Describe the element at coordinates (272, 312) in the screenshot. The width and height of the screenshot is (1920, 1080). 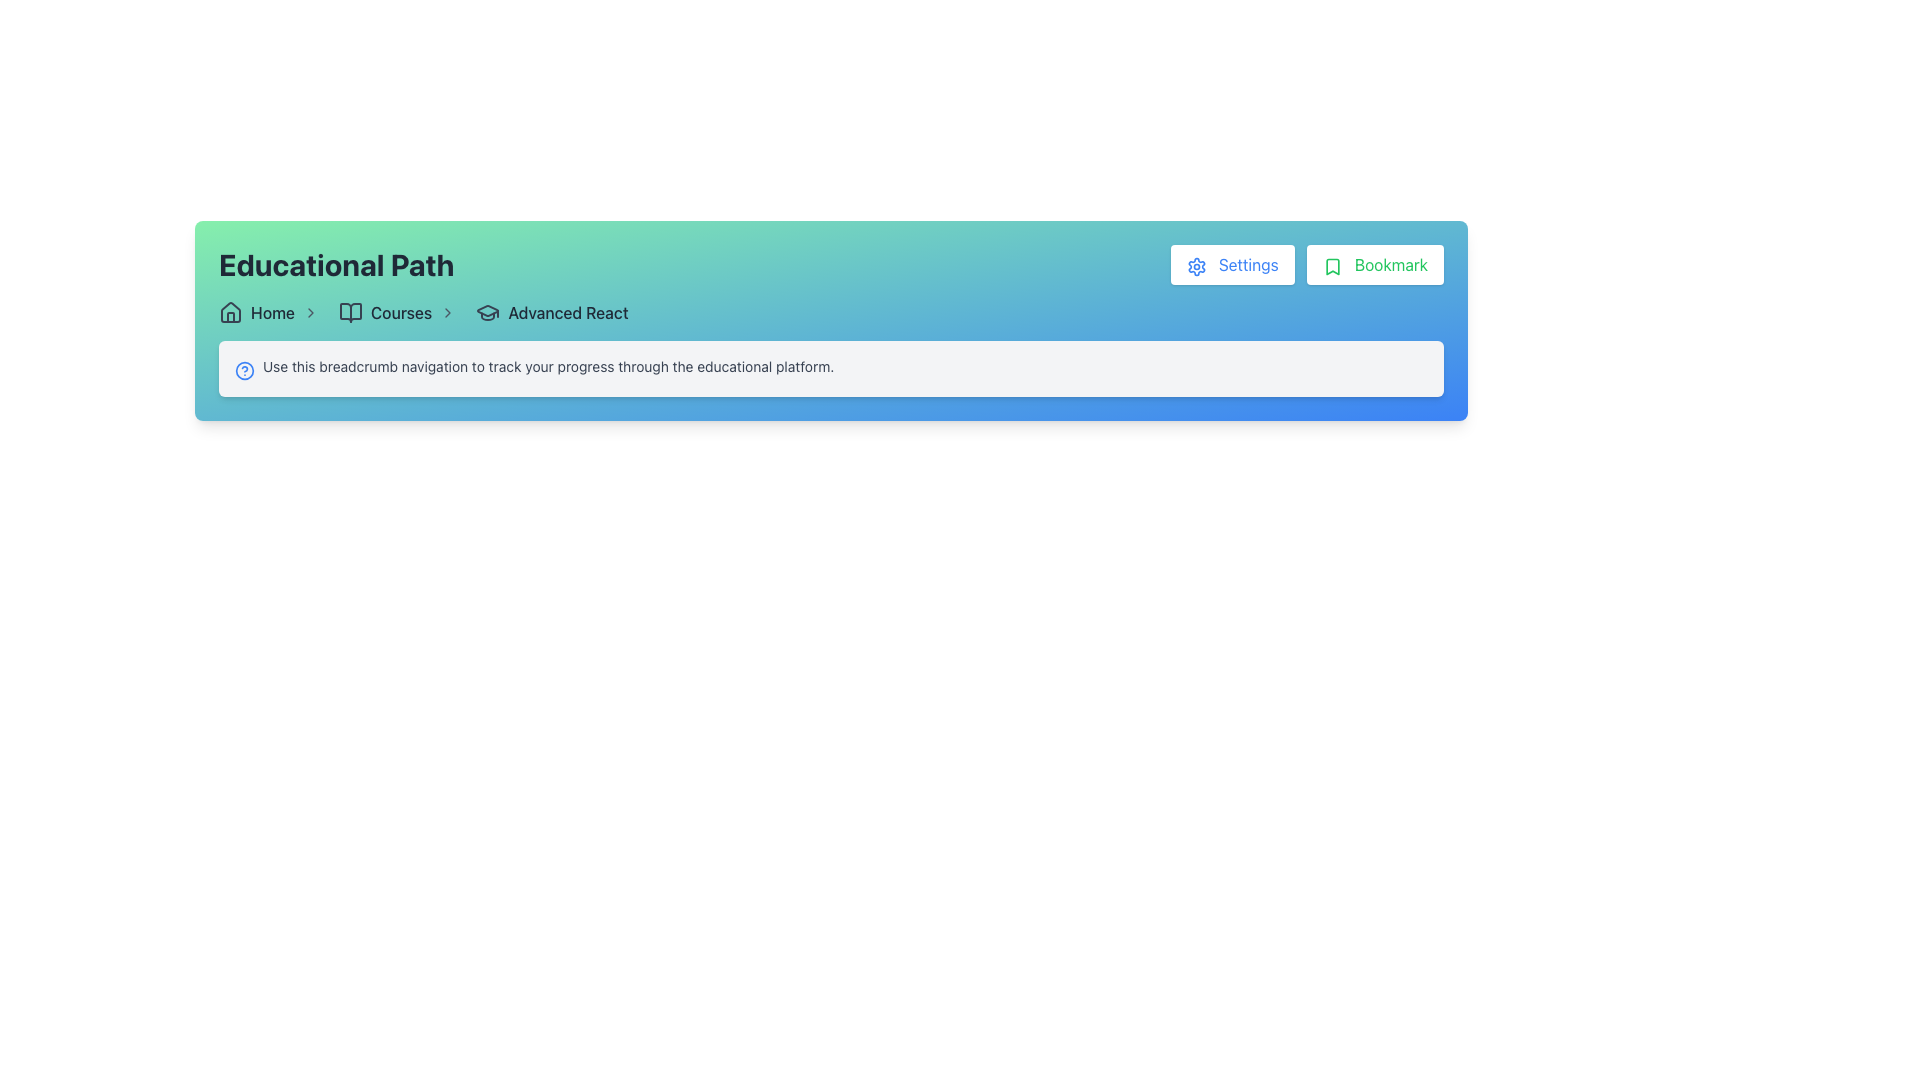
I see `the 'Home' text label displayed in dark gray color, located in the breadcrumb navigation bar near the top-left corner, adjacent to a house icon` at that location.